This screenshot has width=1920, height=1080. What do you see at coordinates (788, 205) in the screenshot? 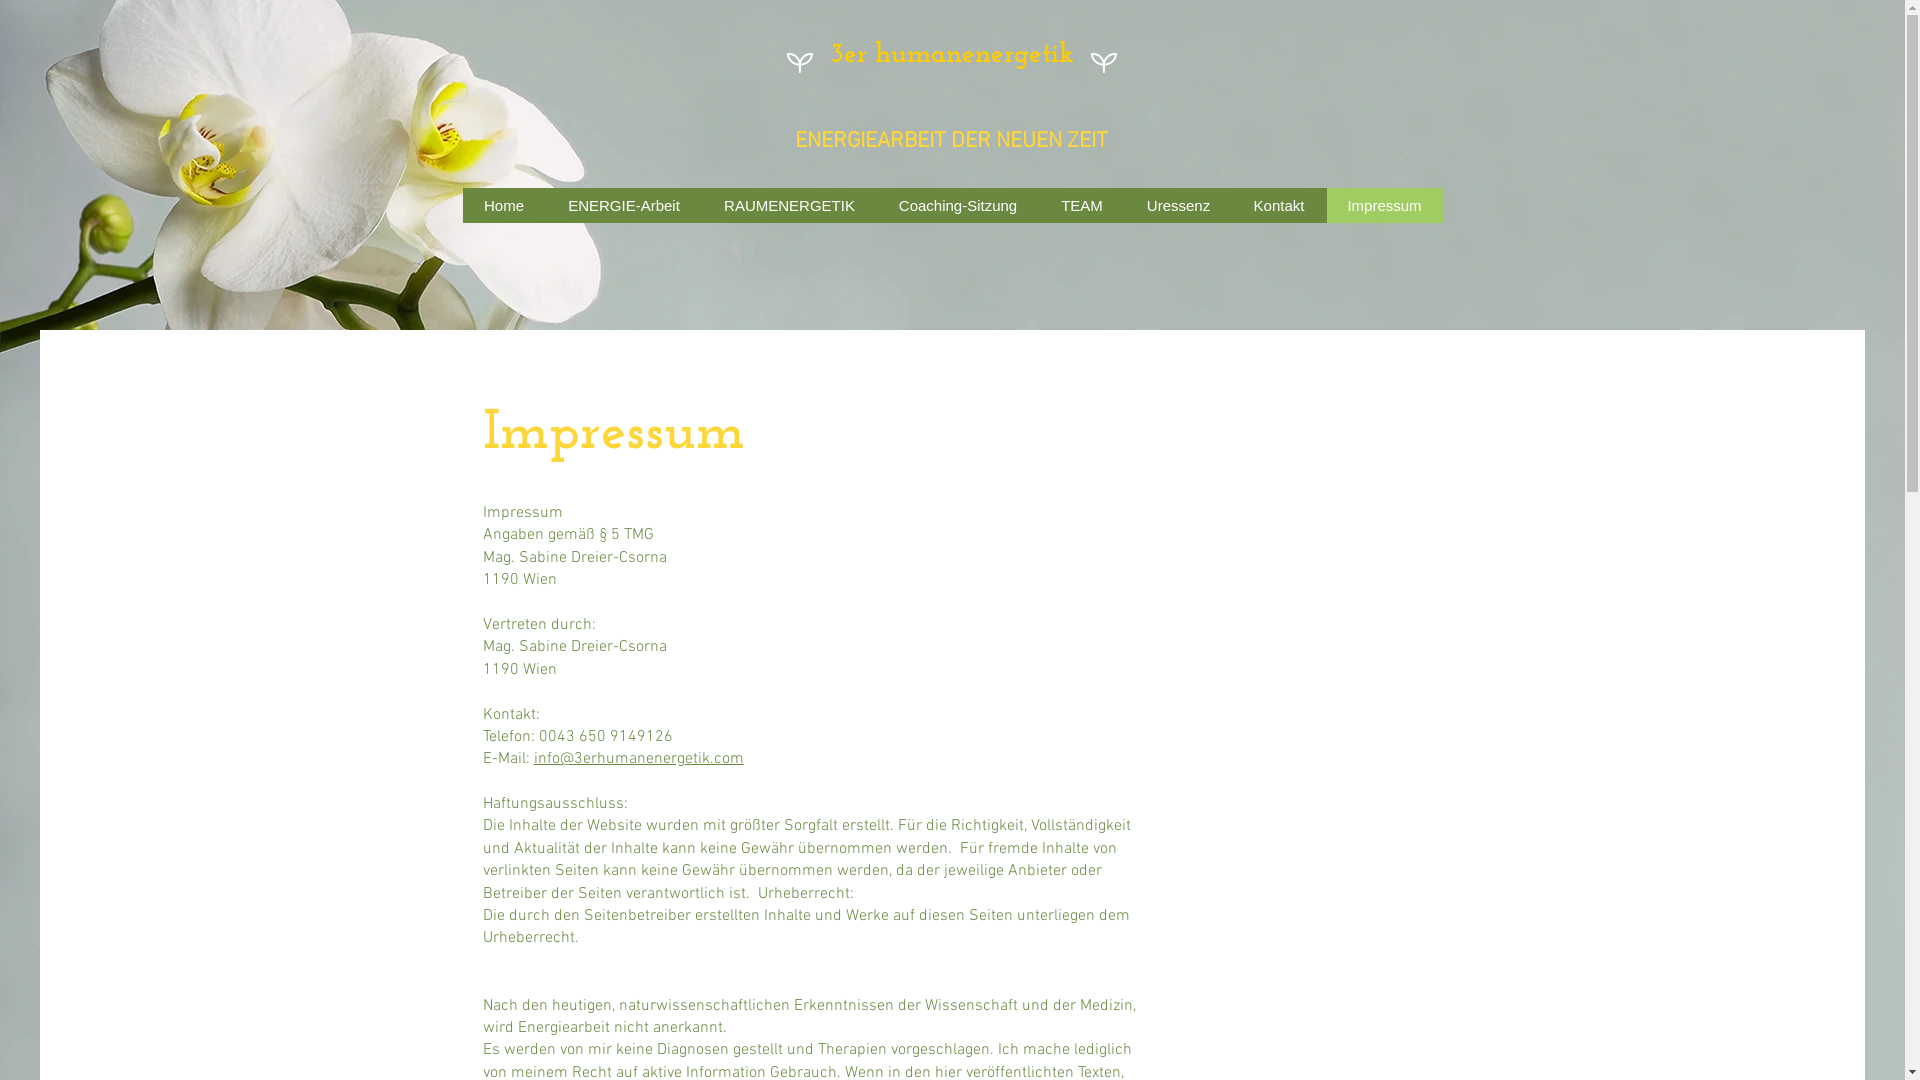
I see `'RAUMENERGETIK'` at bounding box center [788, 205].